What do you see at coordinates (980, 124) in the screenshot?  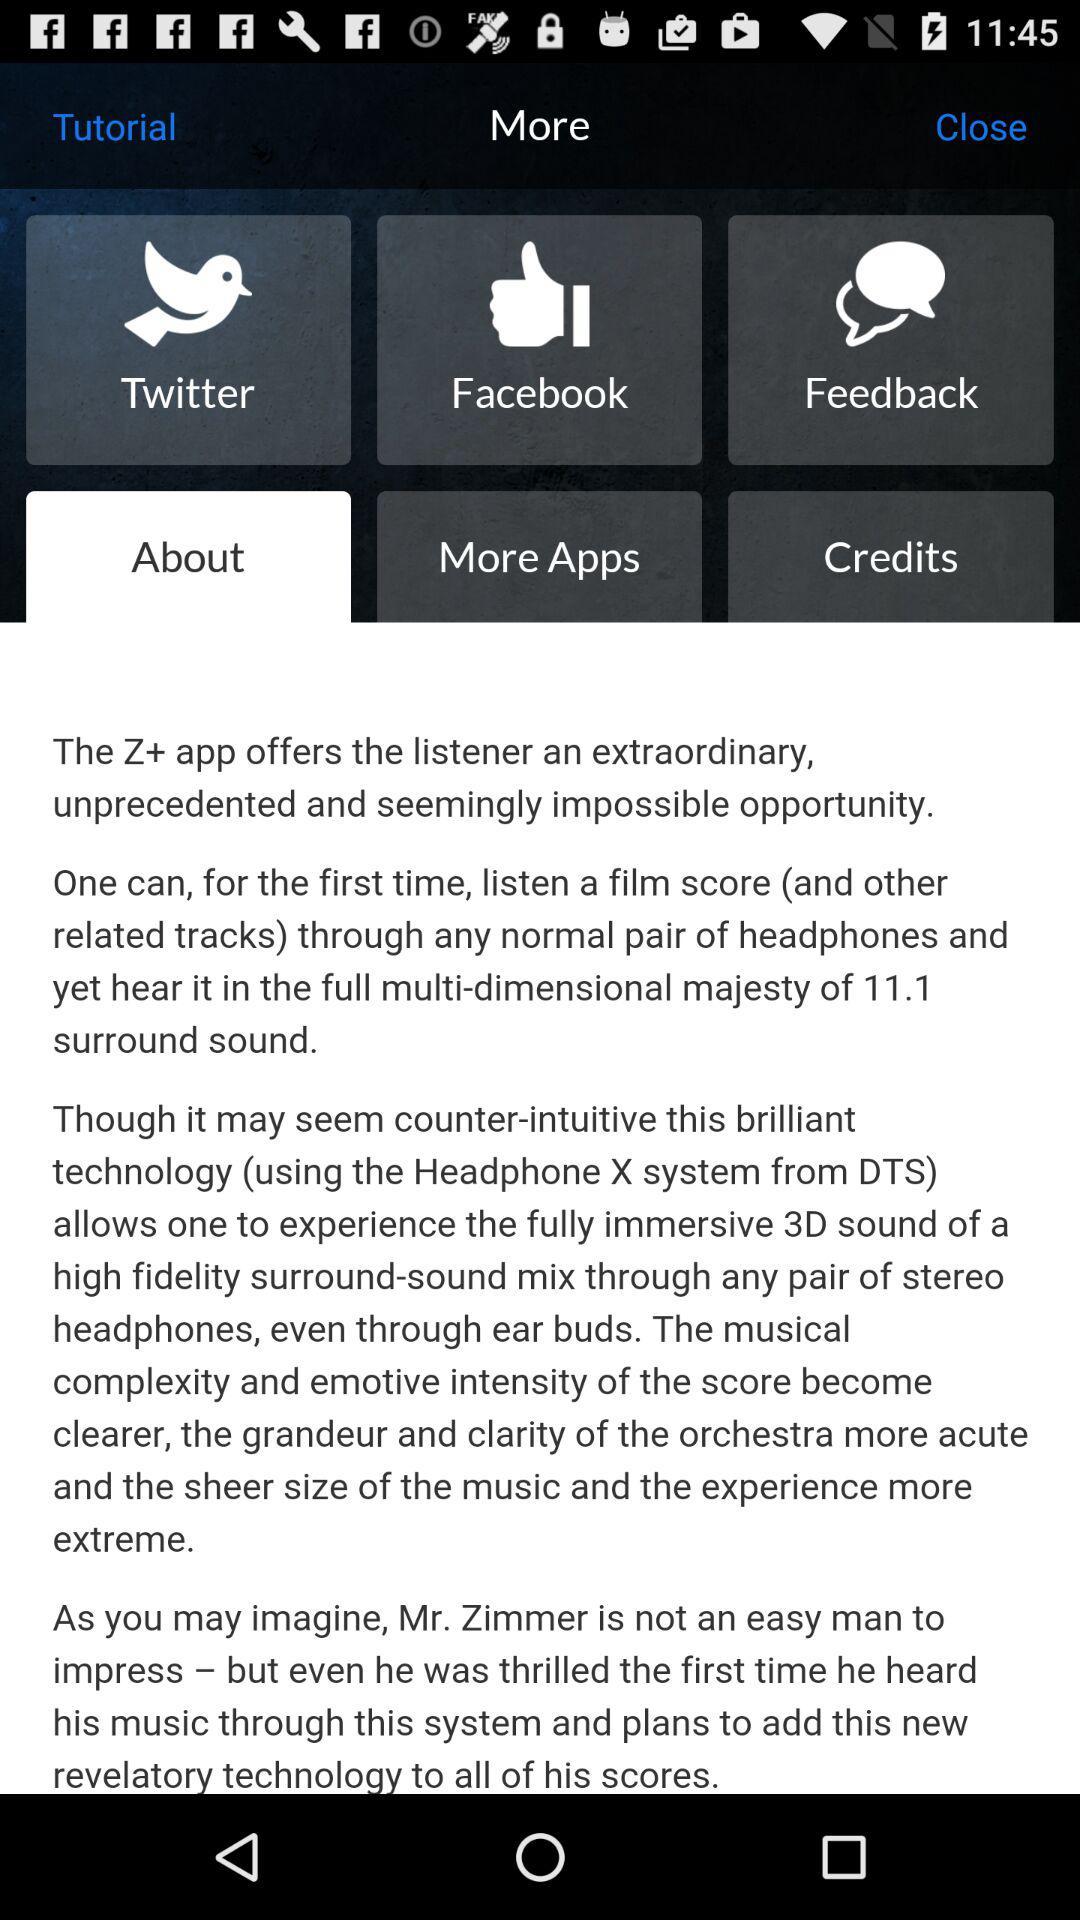 I see `the icon to the right of more icon` at bounding box center [980, 124].